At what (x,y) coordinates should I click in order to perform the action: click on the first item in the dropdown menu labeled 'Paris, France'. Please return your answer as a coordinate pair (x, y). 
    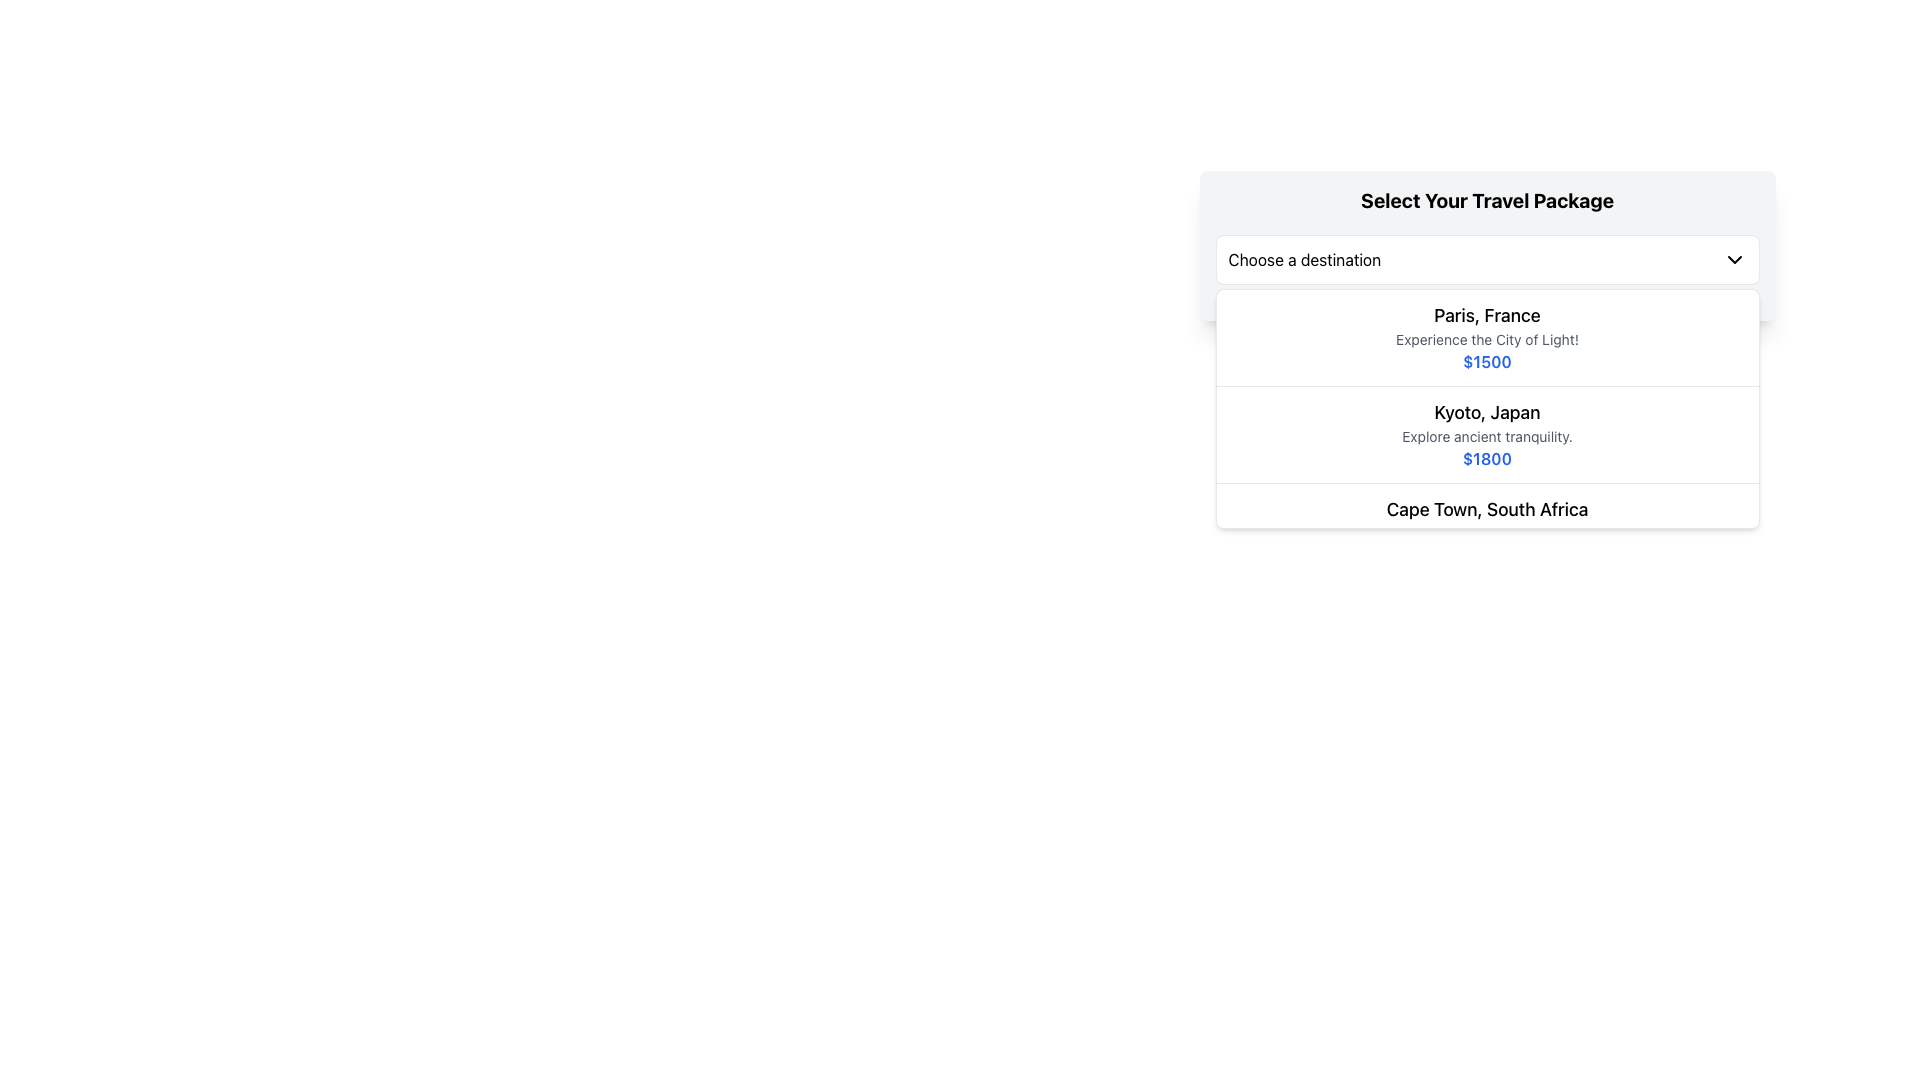
    Looking at the image, I should click on (1487, 337).